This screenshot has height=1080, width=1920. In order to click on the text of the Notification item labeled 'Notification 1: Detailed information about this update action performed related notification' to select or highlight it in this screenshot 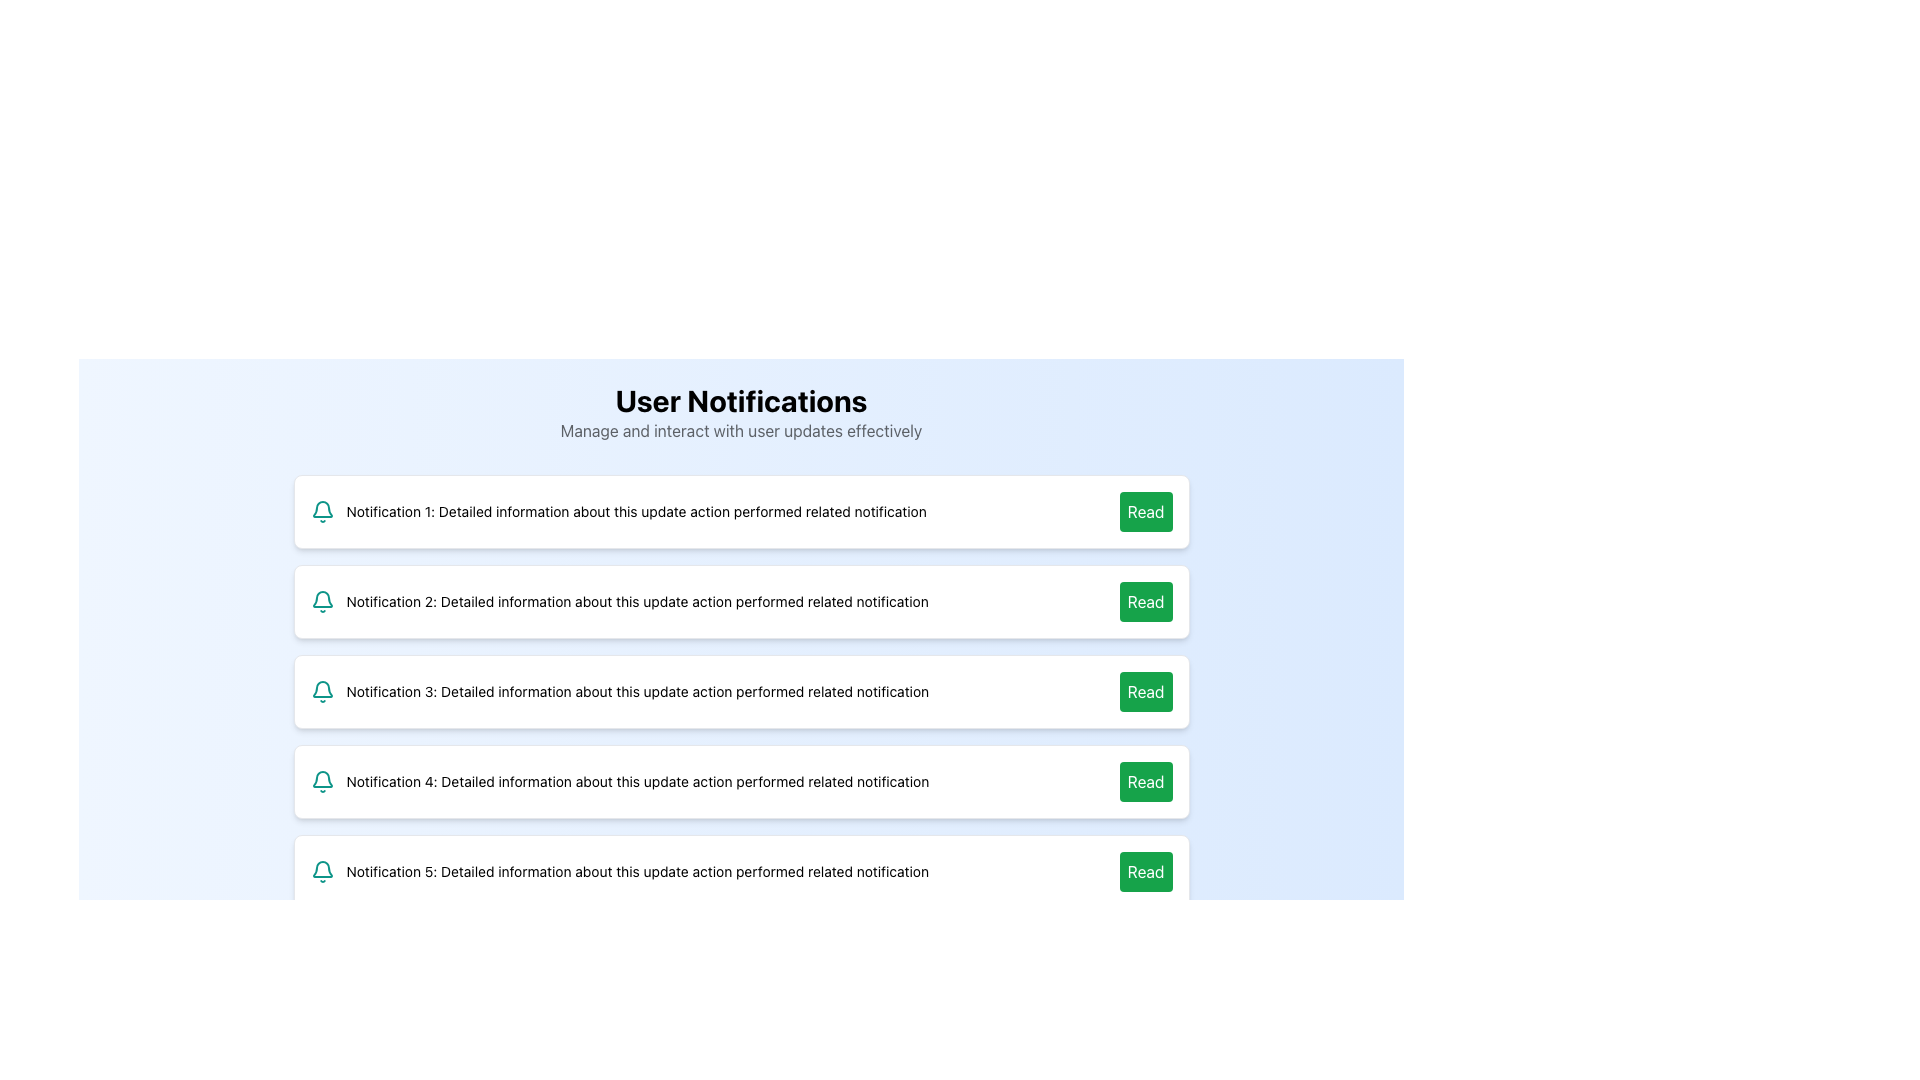, I will do `click(740, 511)`.